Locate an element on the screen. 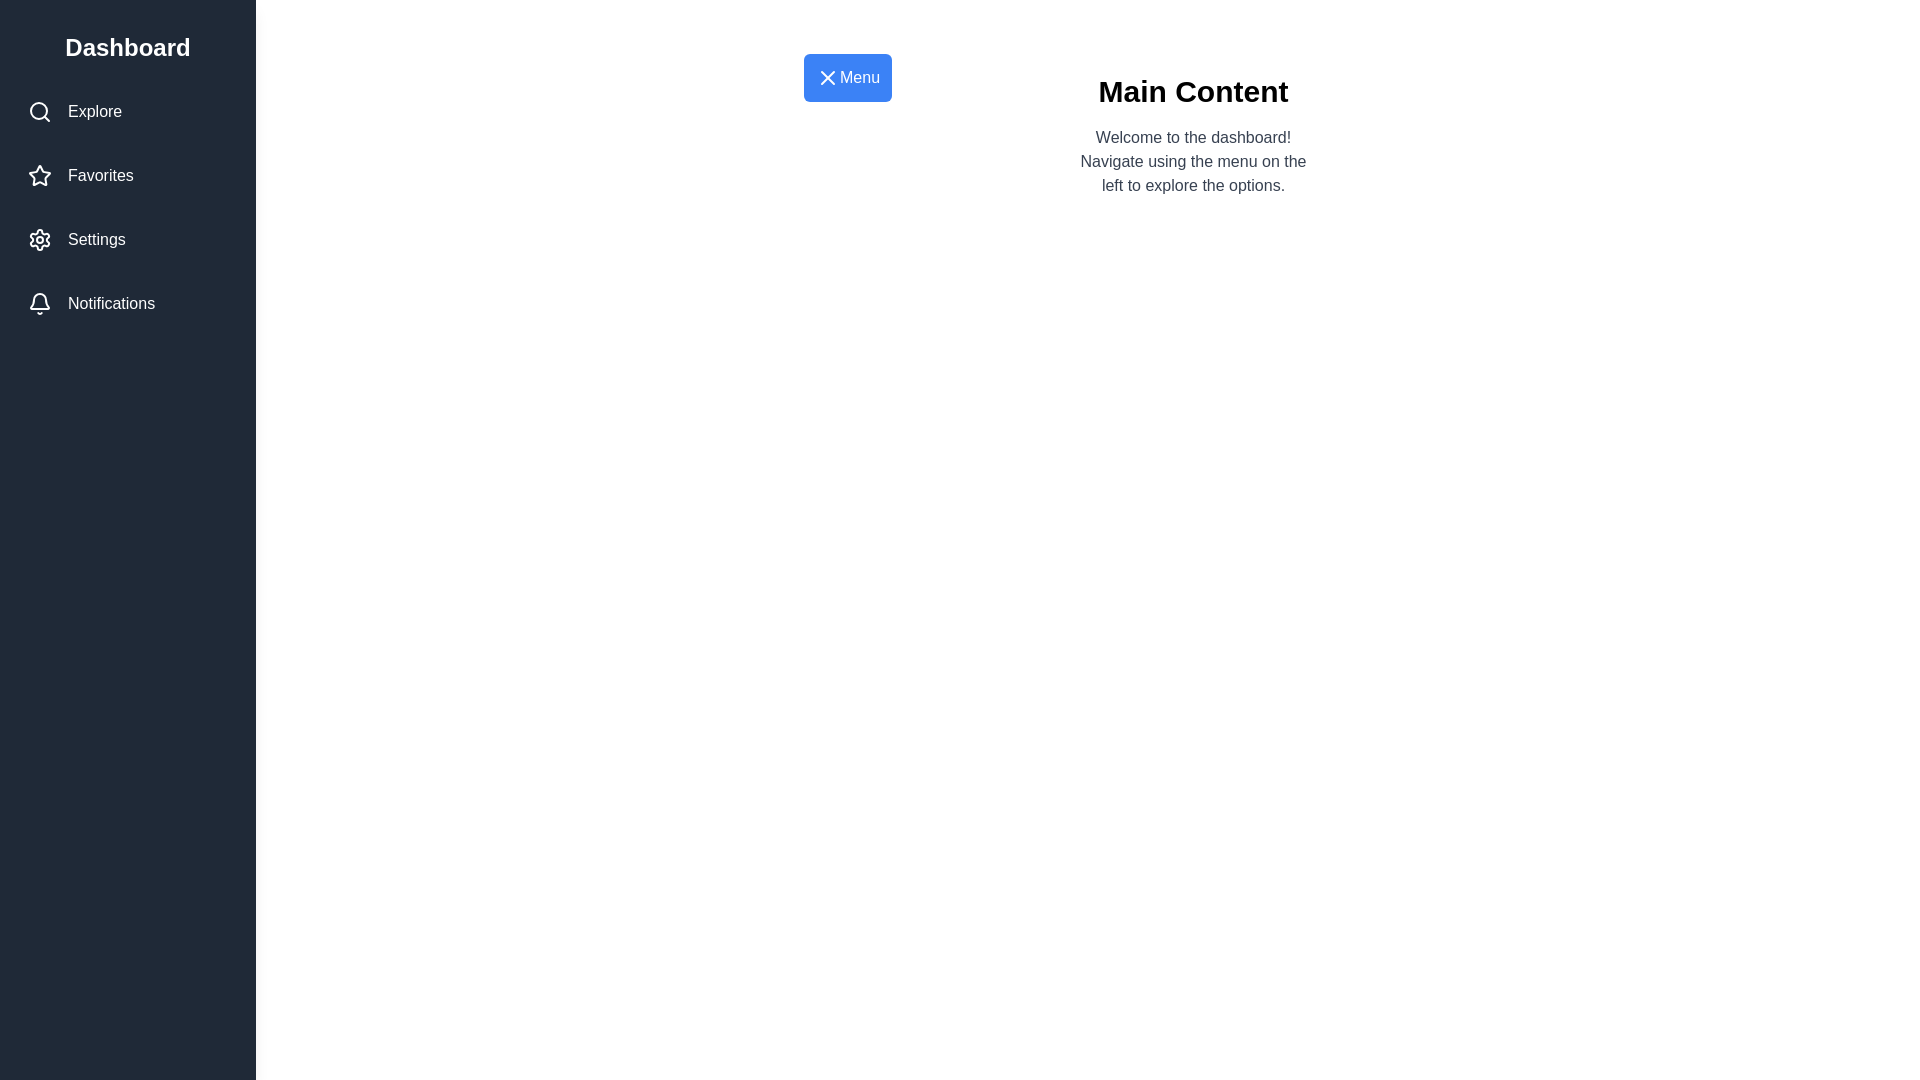  the 'Favorites' menu item icon located in the sidebar menu on the left, which is the second option in the list is located at coordinates (39, 175).